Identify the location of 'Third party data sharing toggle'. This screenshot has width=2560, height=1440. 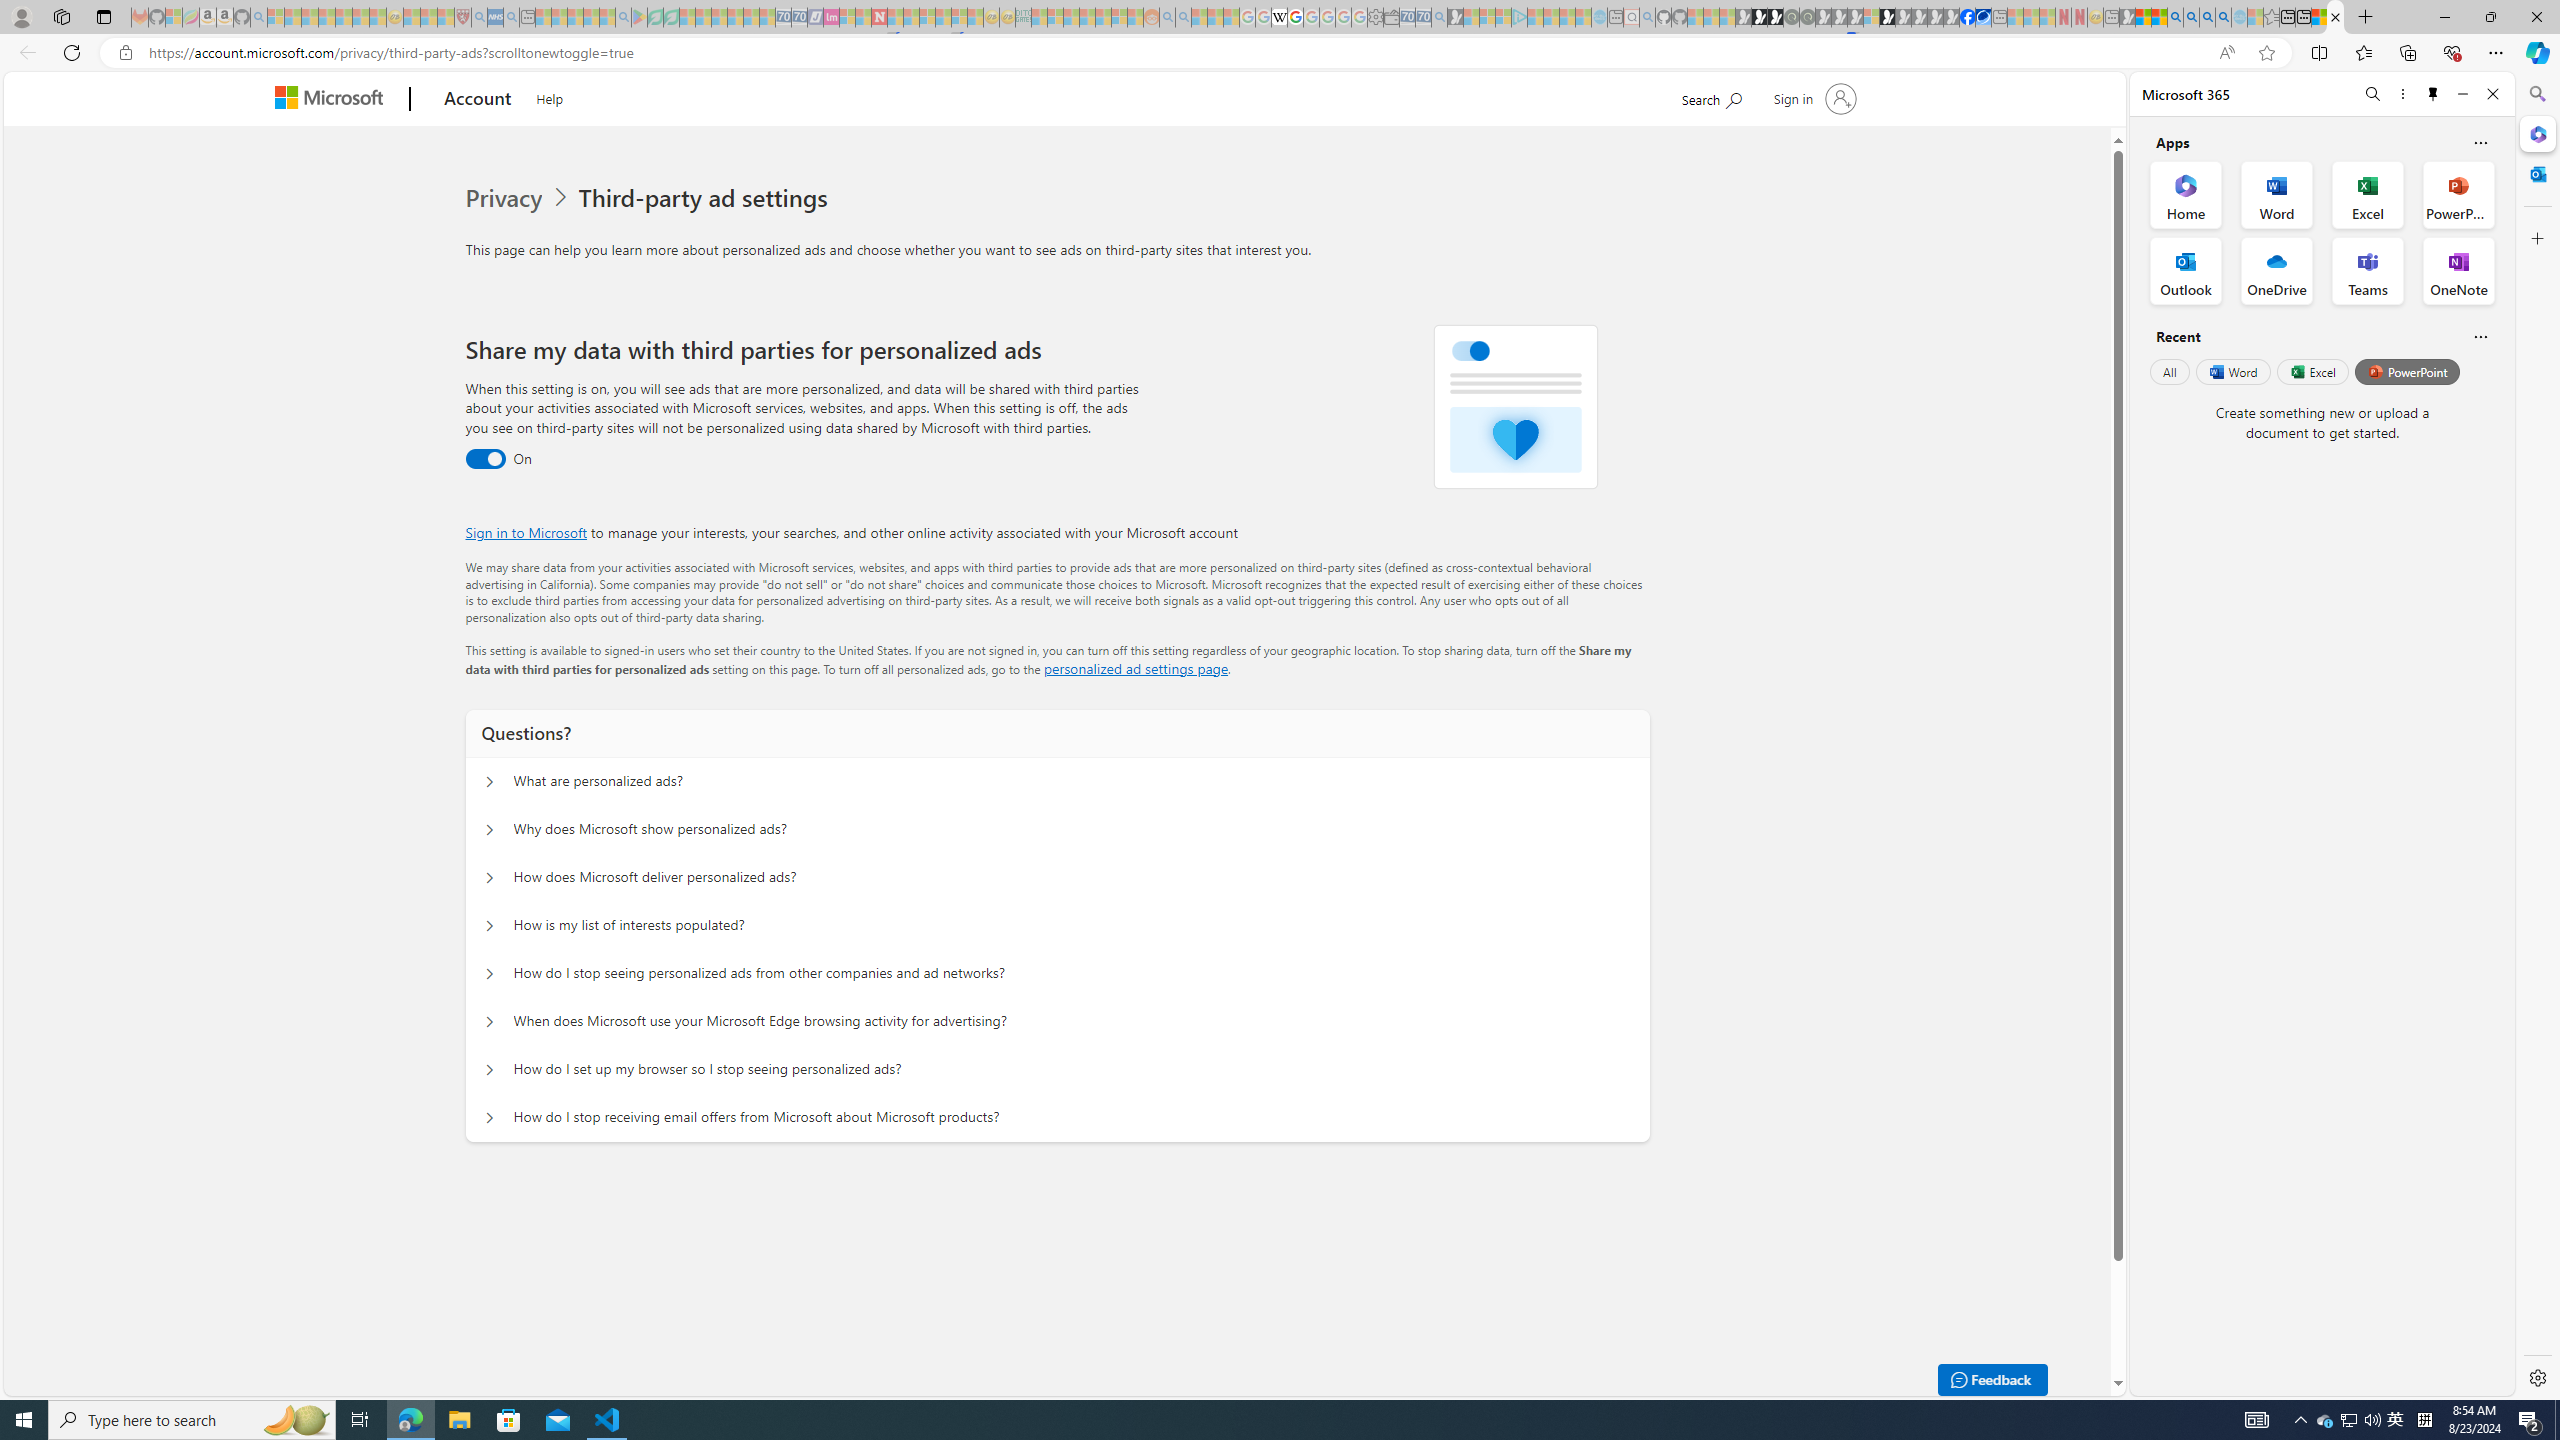
(485, 459).